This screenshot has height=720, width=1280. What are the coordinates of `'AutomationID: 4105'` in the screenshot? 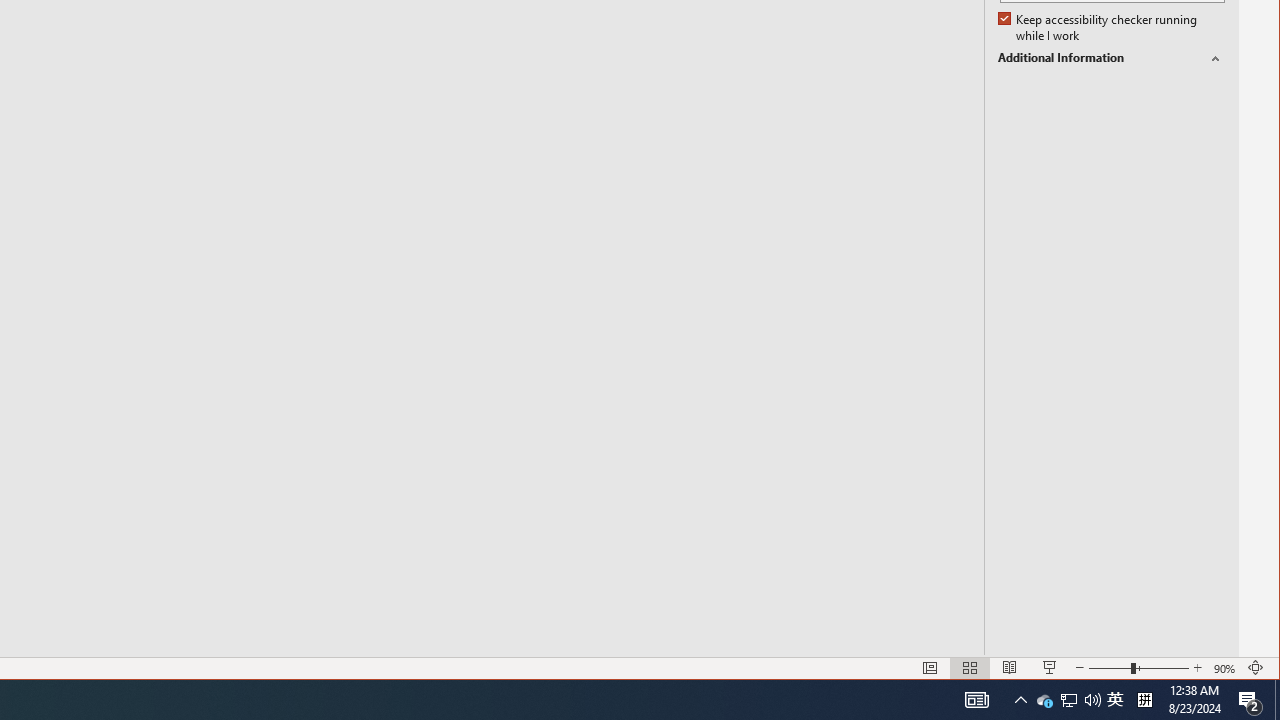 It's located at (977, 698).